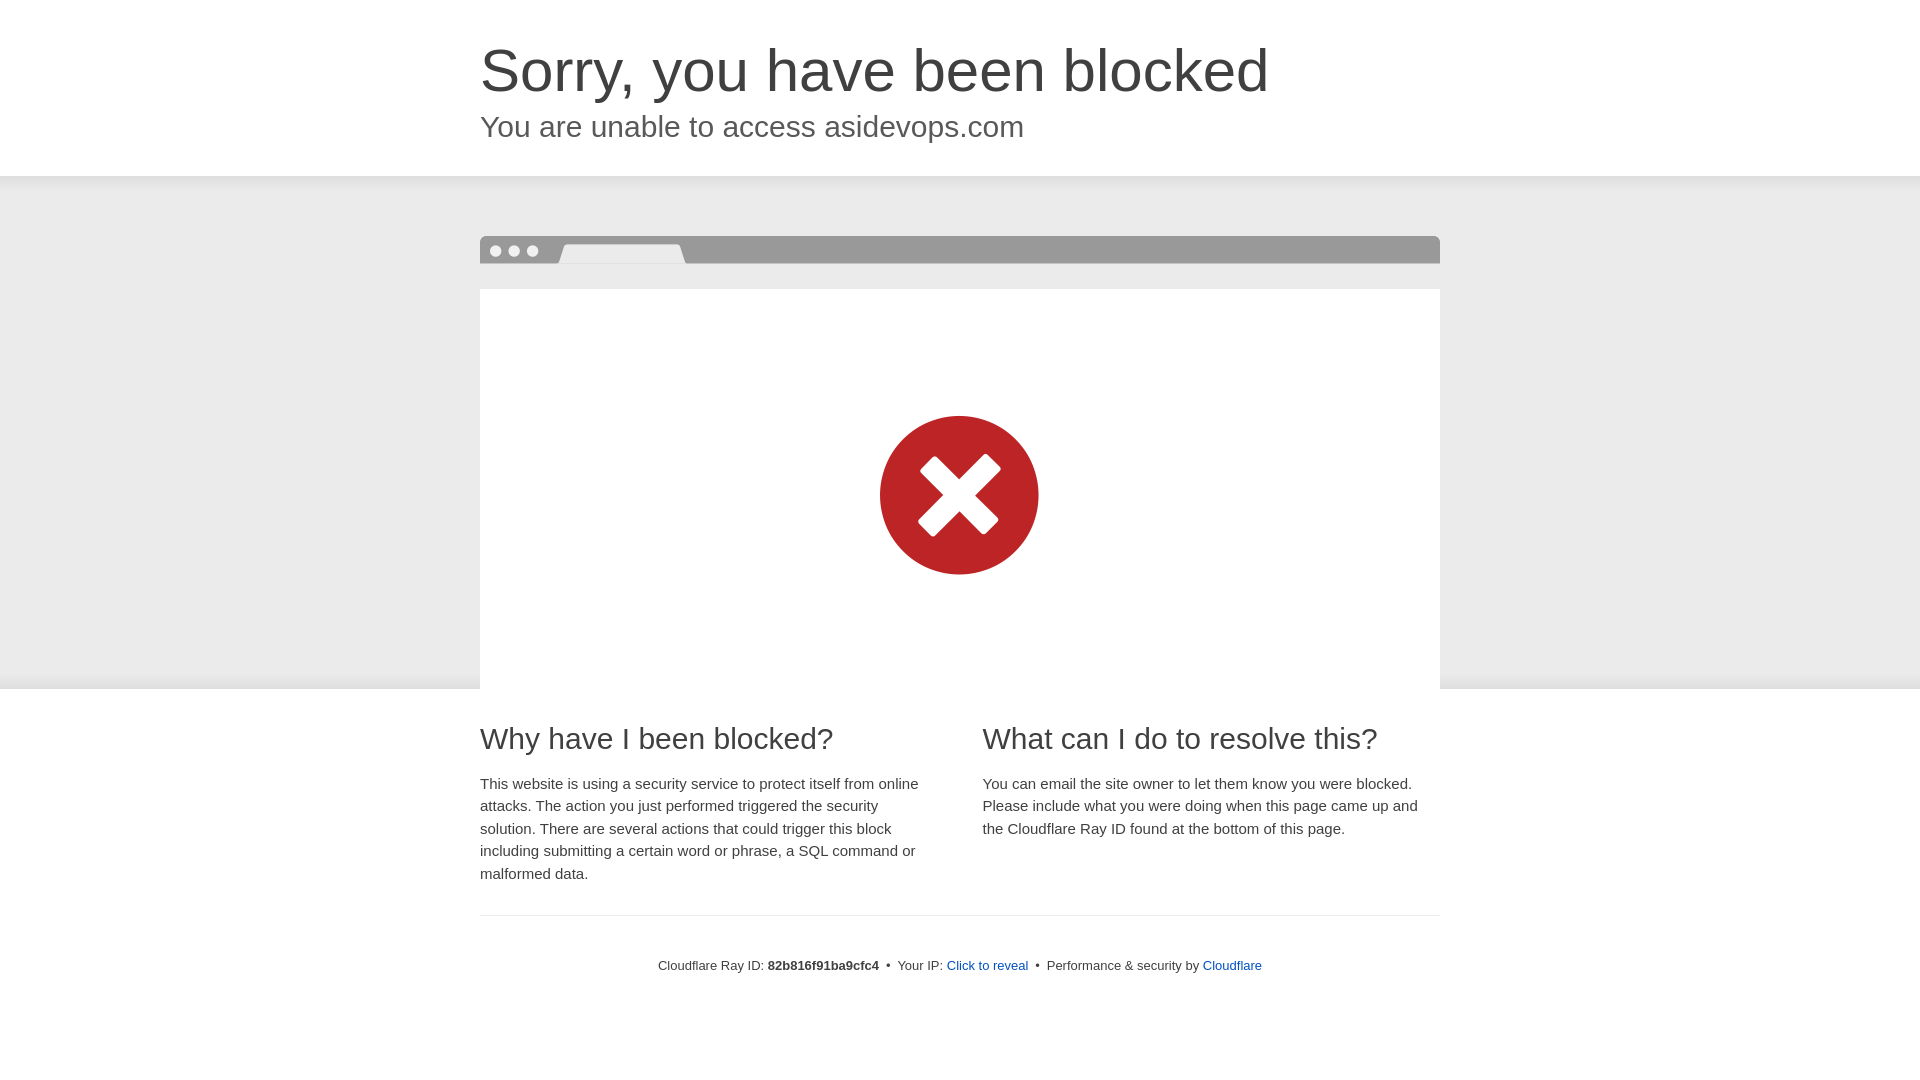 This screenshot has height=1080, width=1920. Describe the element at coordinates (1231, 964) in the screenshot. I see `'Cloudflare'` at that location.